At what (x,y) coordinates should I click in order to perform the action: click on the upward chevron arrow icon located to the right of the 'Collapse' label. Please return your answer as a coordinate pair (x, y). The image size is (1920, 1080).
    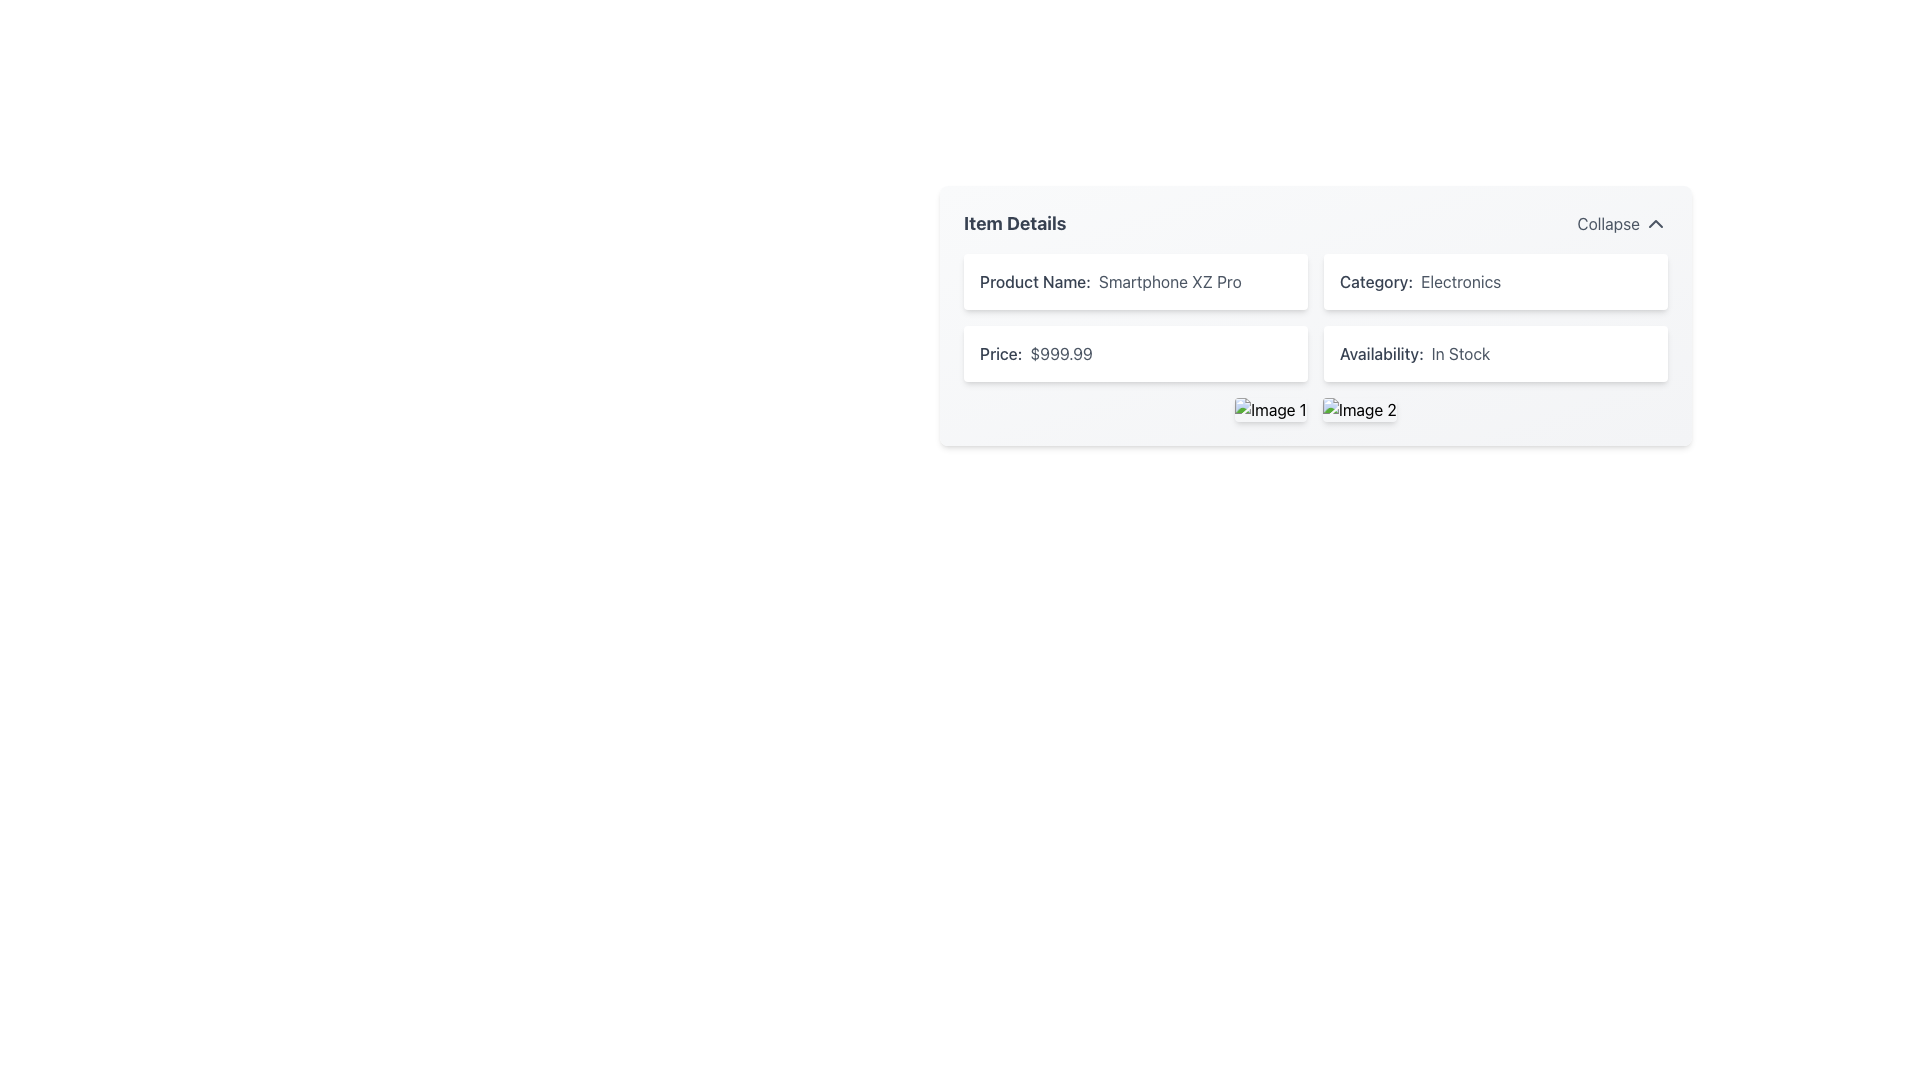
    Looking at the image, I should click on (1656, 223).